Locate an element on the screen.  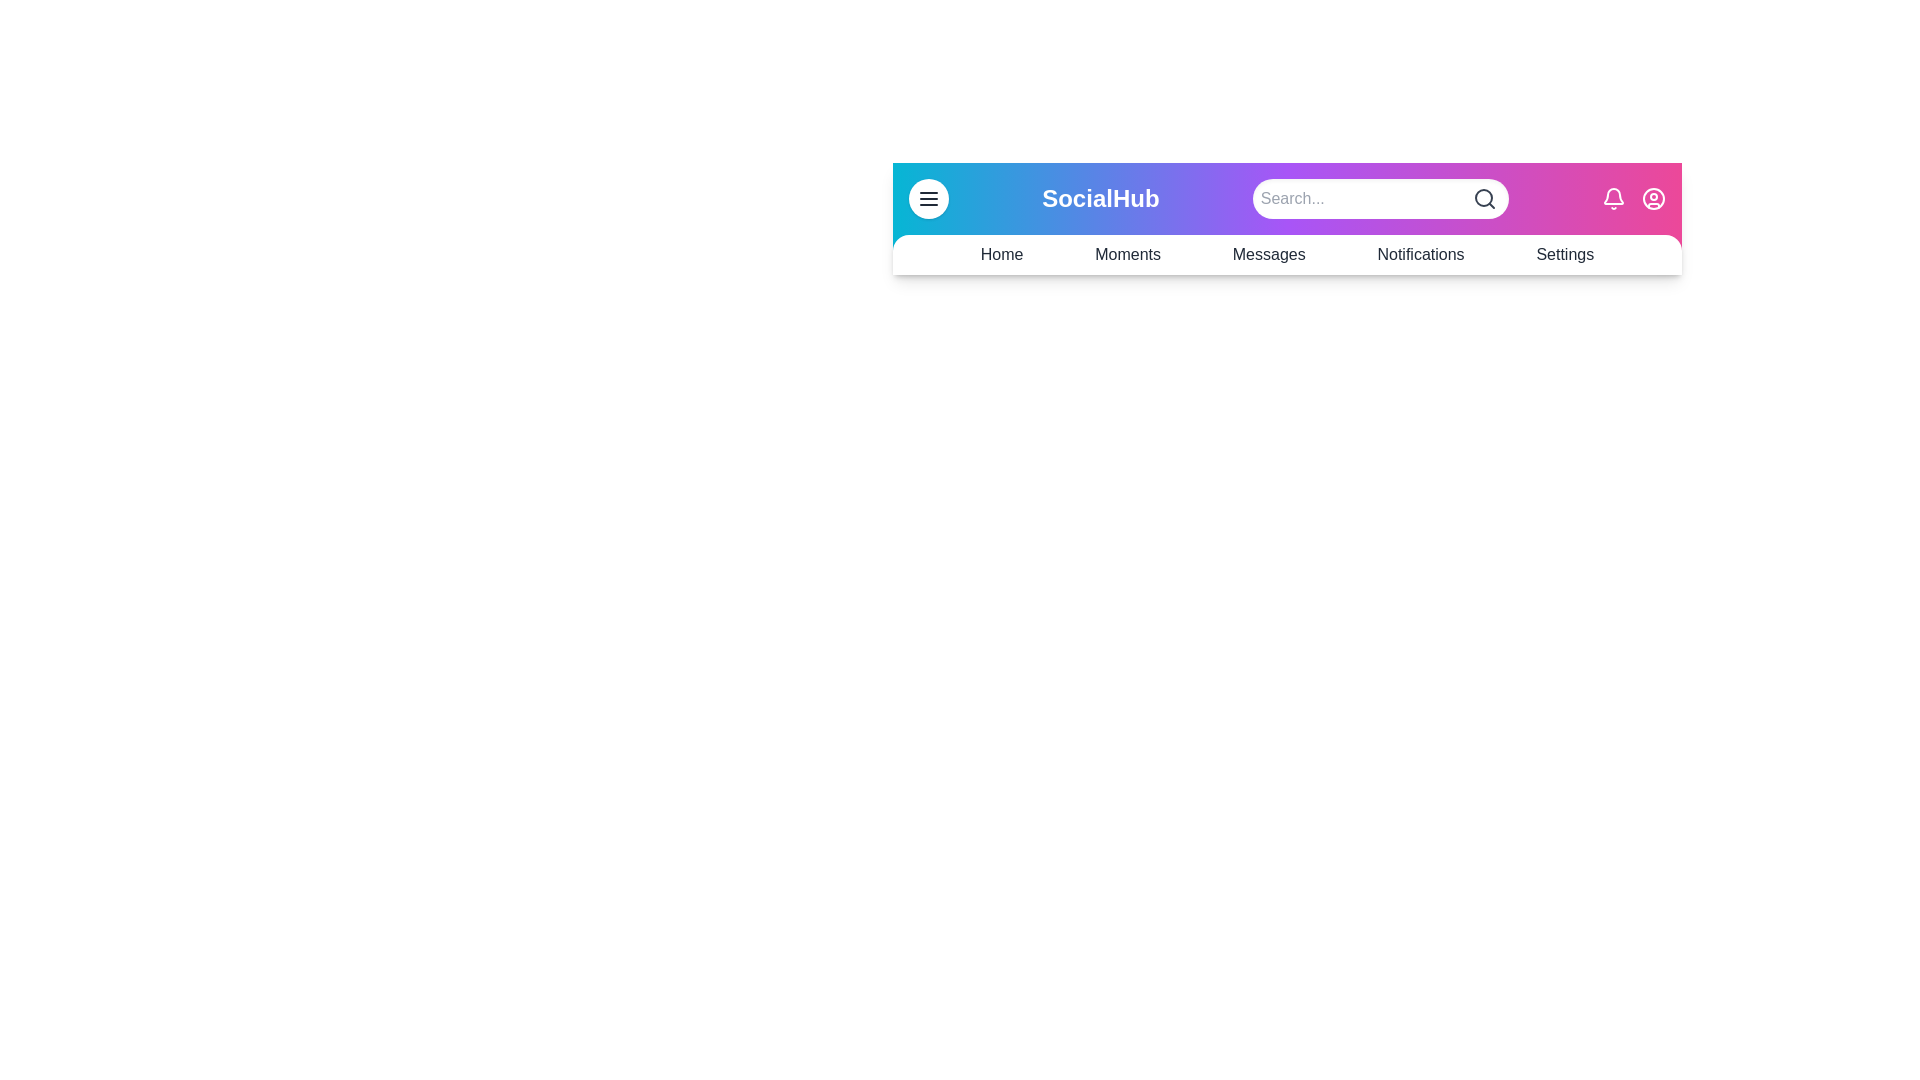
the navigation link labeled Settings is located at coordinates (1563, 253).